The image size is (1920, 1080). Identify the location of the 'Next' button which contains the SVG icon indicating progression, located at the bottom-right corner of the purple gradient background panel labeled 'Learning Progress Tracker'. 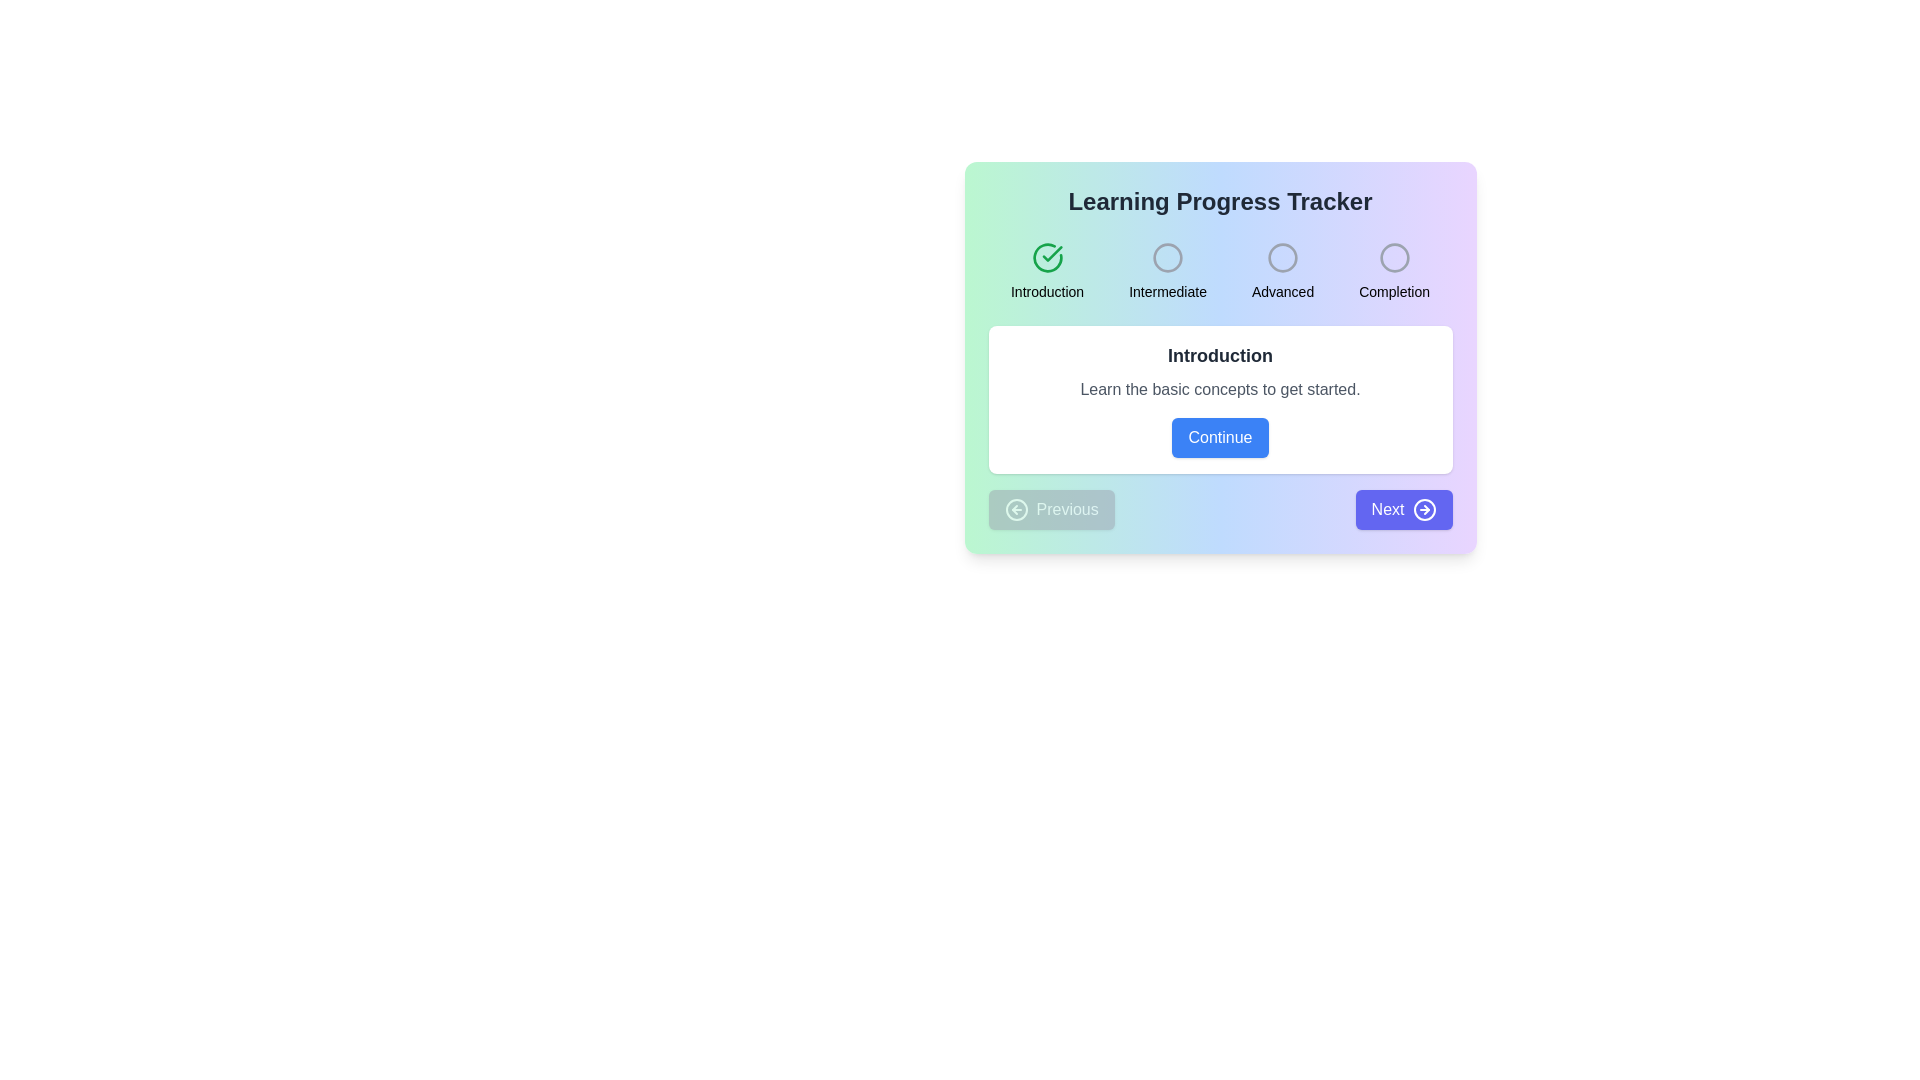
(1423, 508).